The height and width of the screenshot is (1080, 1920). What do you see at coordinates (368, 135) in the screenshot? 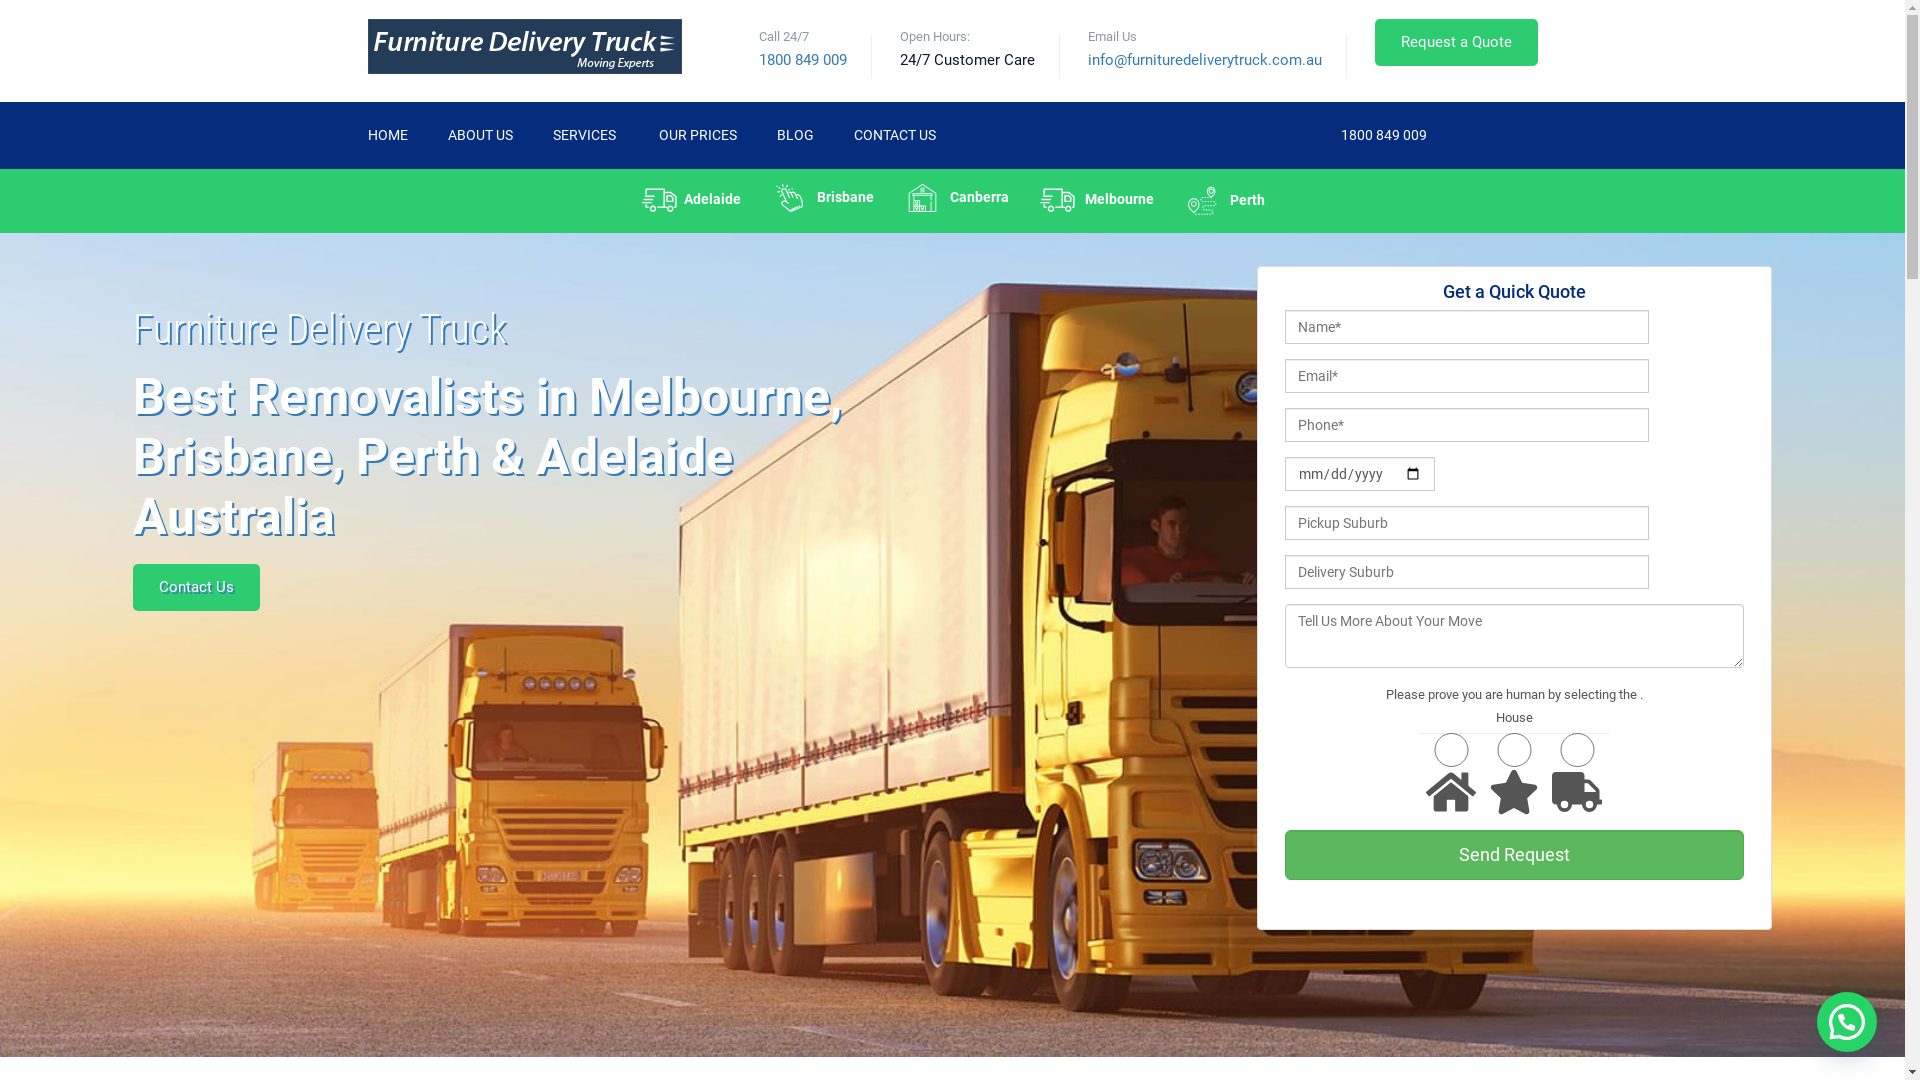
I see `'HOME'` at bounding box center [368, 135].